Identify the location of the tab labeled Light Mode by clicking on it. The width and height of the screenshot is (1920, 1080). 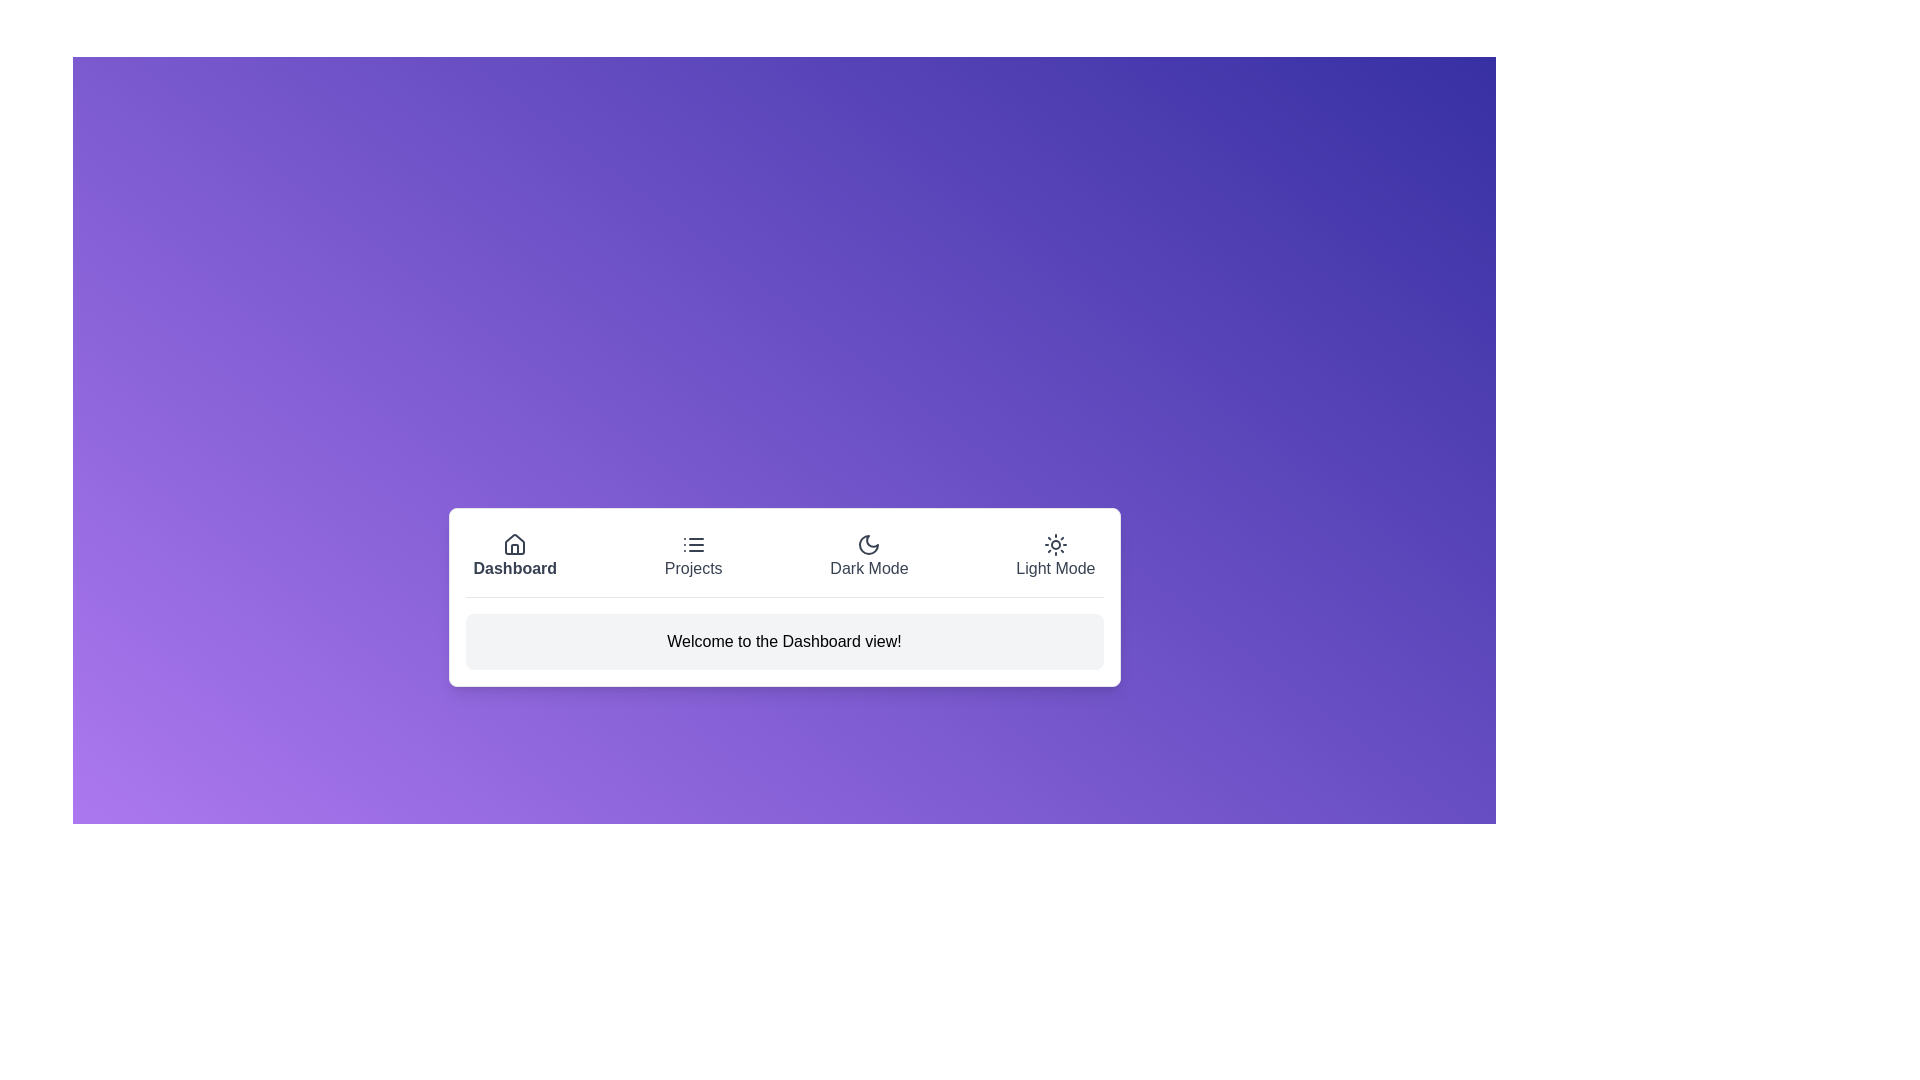
(1055, 556).